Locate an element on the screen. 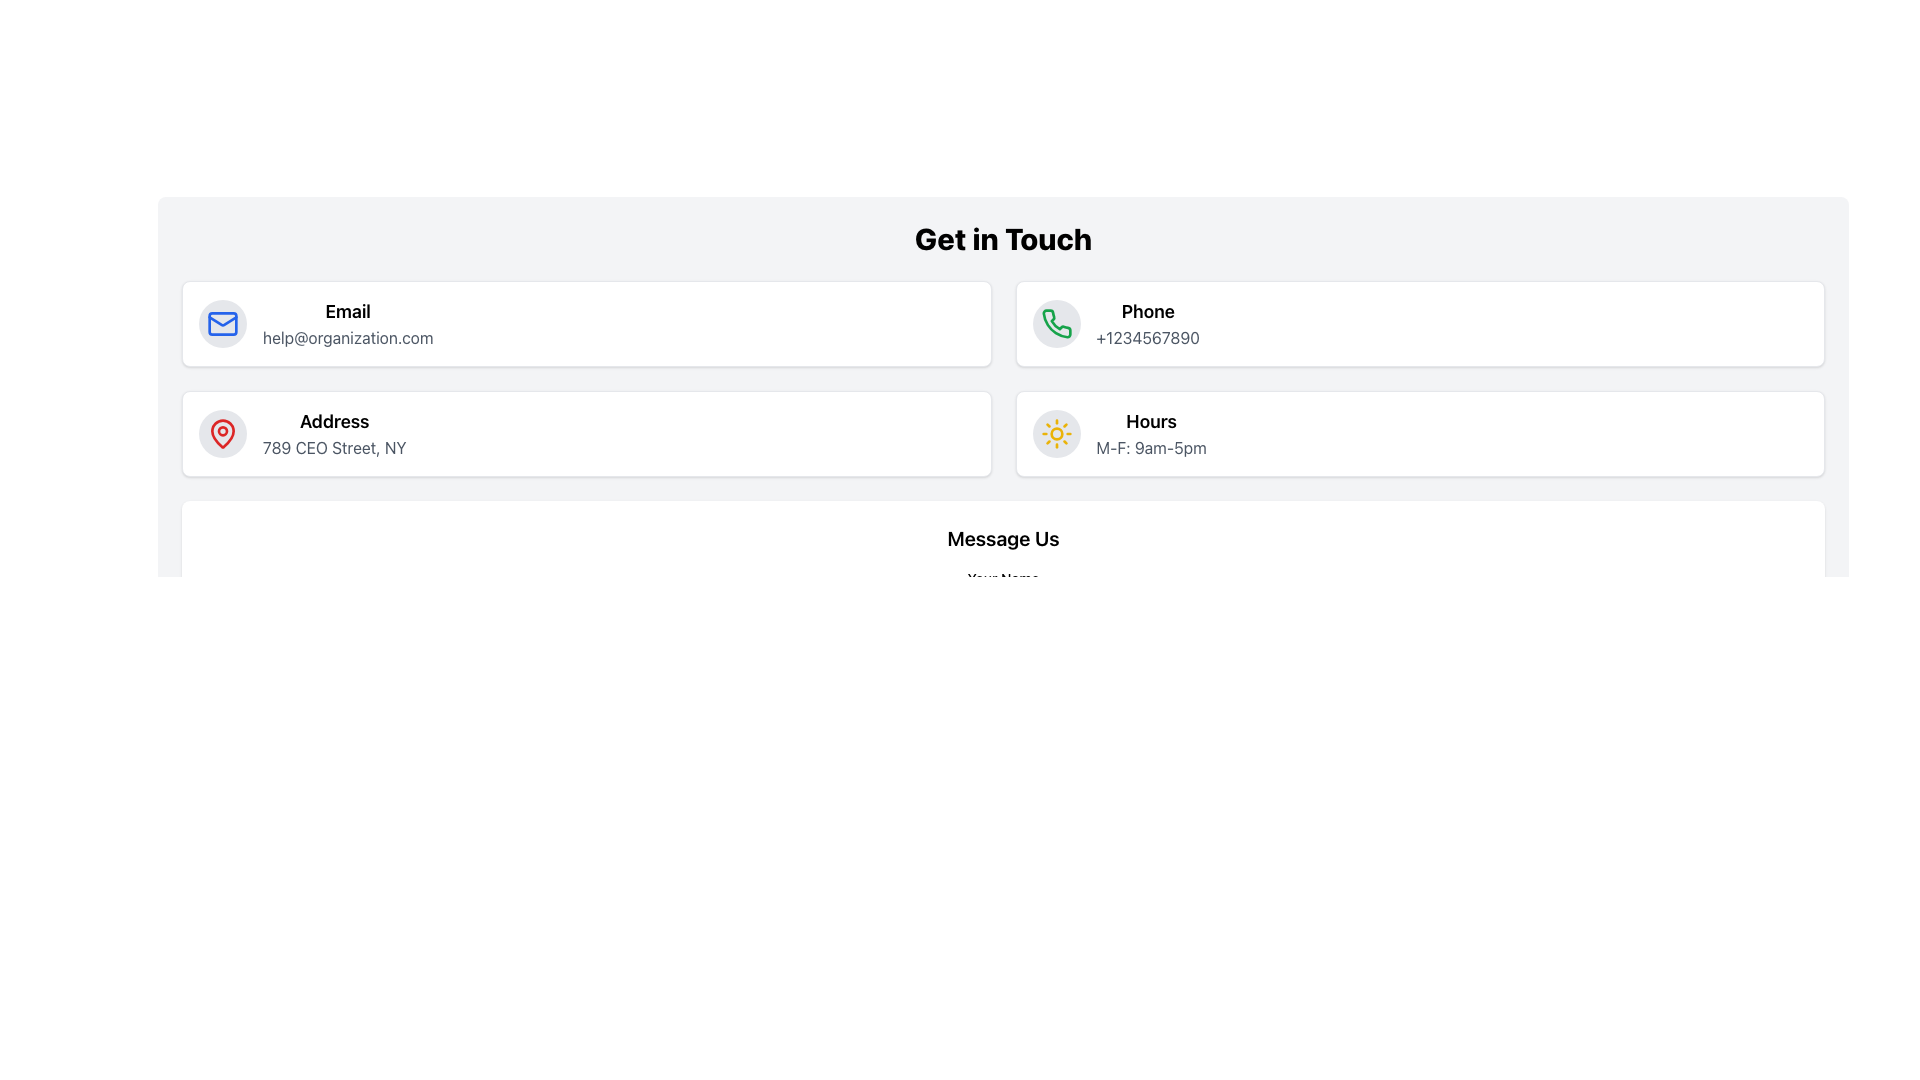  the Text (Heading) element that serves as the title for the contact information section is located at coordinates (1003, 238).